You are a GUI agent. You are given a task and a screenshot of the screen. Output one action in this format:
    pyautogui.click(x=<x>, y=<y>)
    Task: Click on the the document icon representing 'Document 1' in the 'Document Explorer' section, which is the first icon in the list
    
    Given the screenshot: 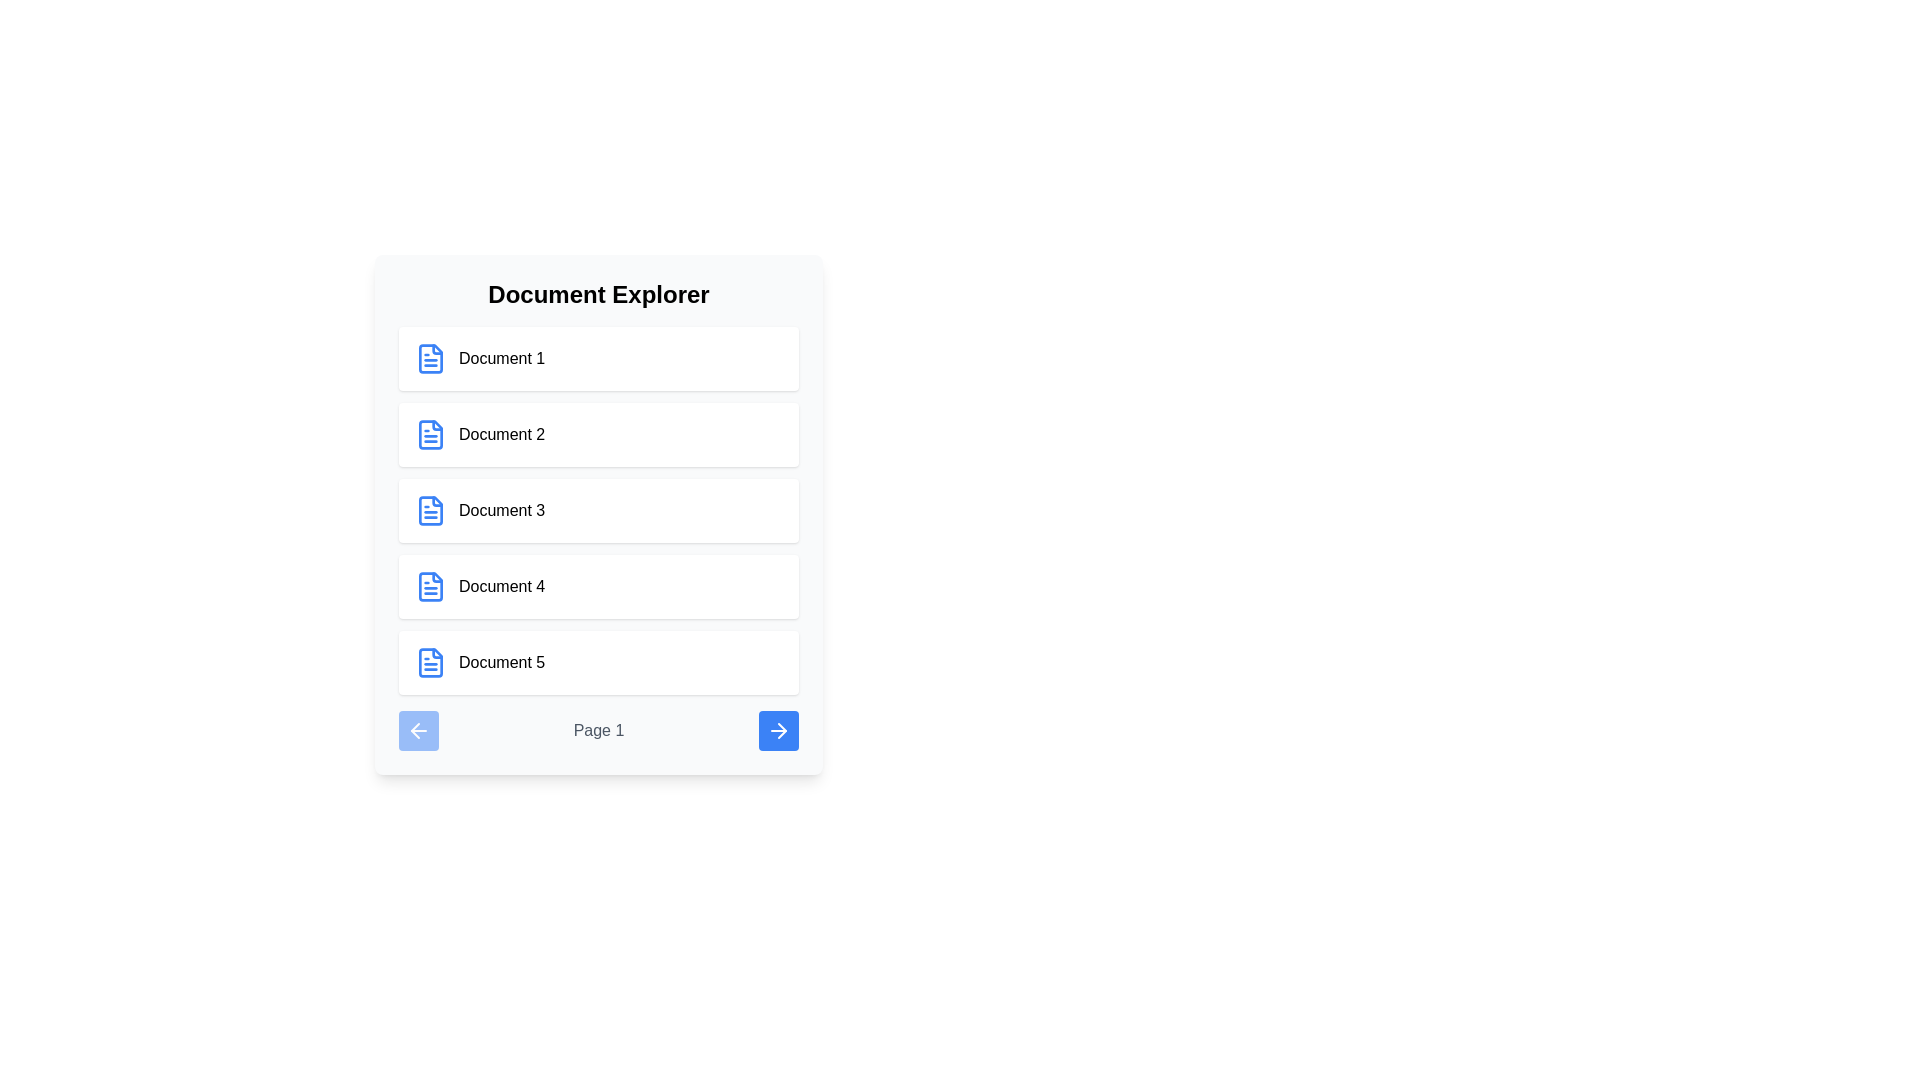 What is the action you would take?
    pyautogui.click(x=430, y=357)
    